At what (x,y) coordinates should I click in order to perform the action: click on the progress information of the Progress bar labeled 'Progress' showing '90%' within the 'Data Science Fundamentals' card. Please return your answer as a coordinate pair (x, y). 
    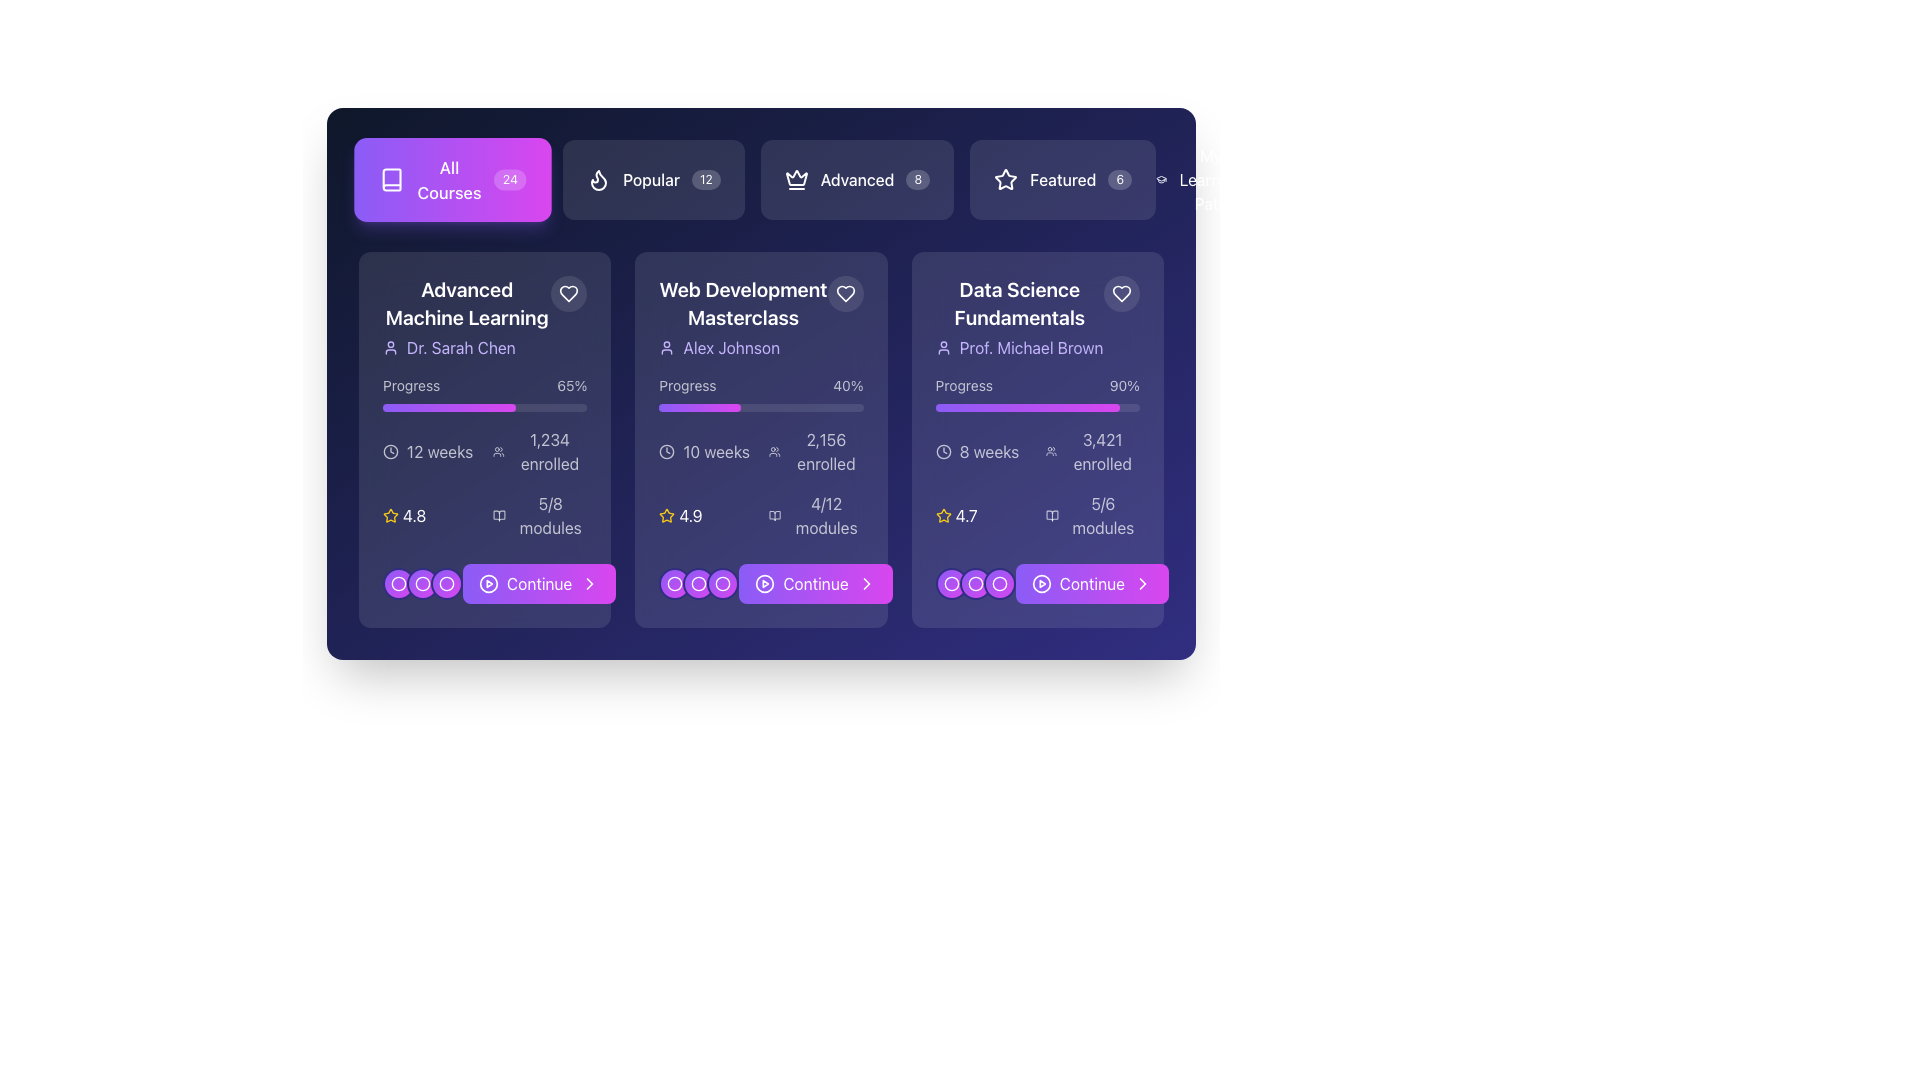
    Looking at the image, I should click on (1037, 393).